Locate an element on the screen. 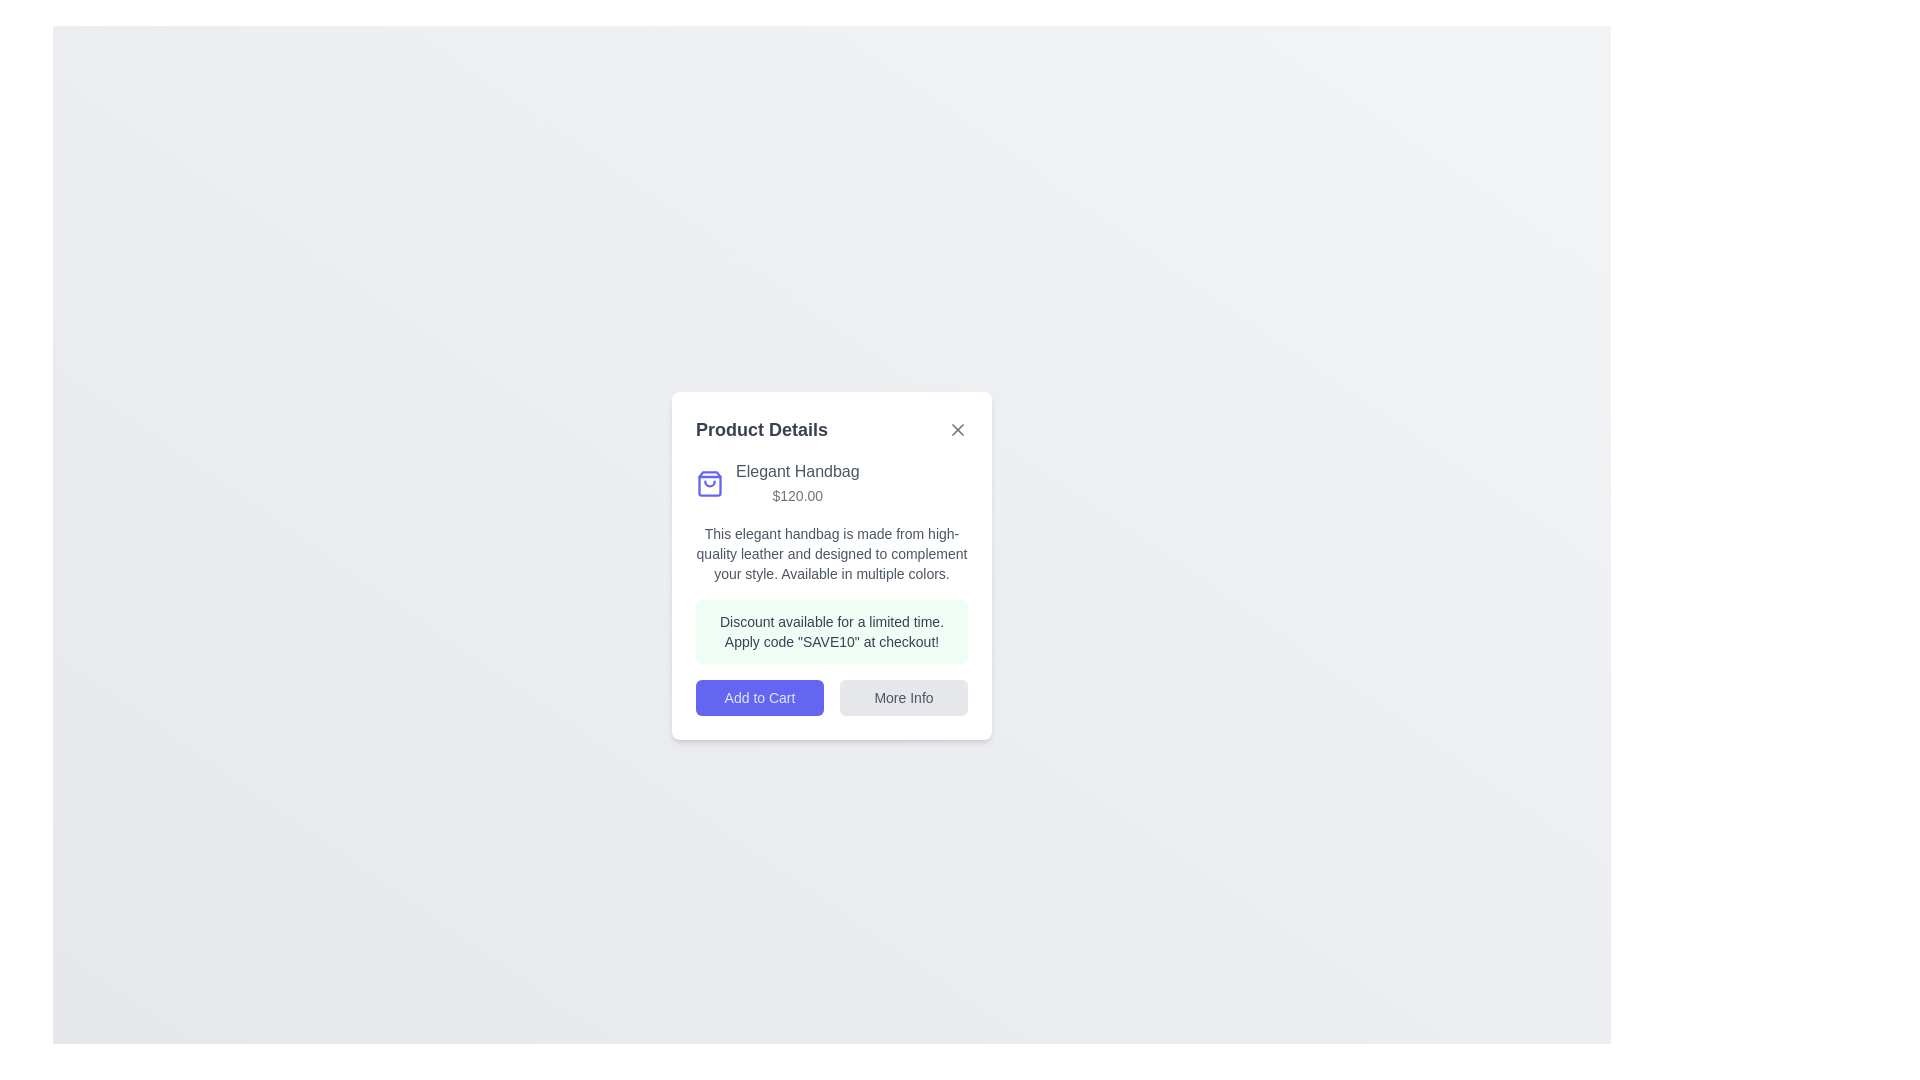 This screenshot has width=1920, height=1080. the informational static text that displays a promotional discount code, located in a rounded, light green background panel underneath the product description section in the modal interface is located at coordinates (831, 632).